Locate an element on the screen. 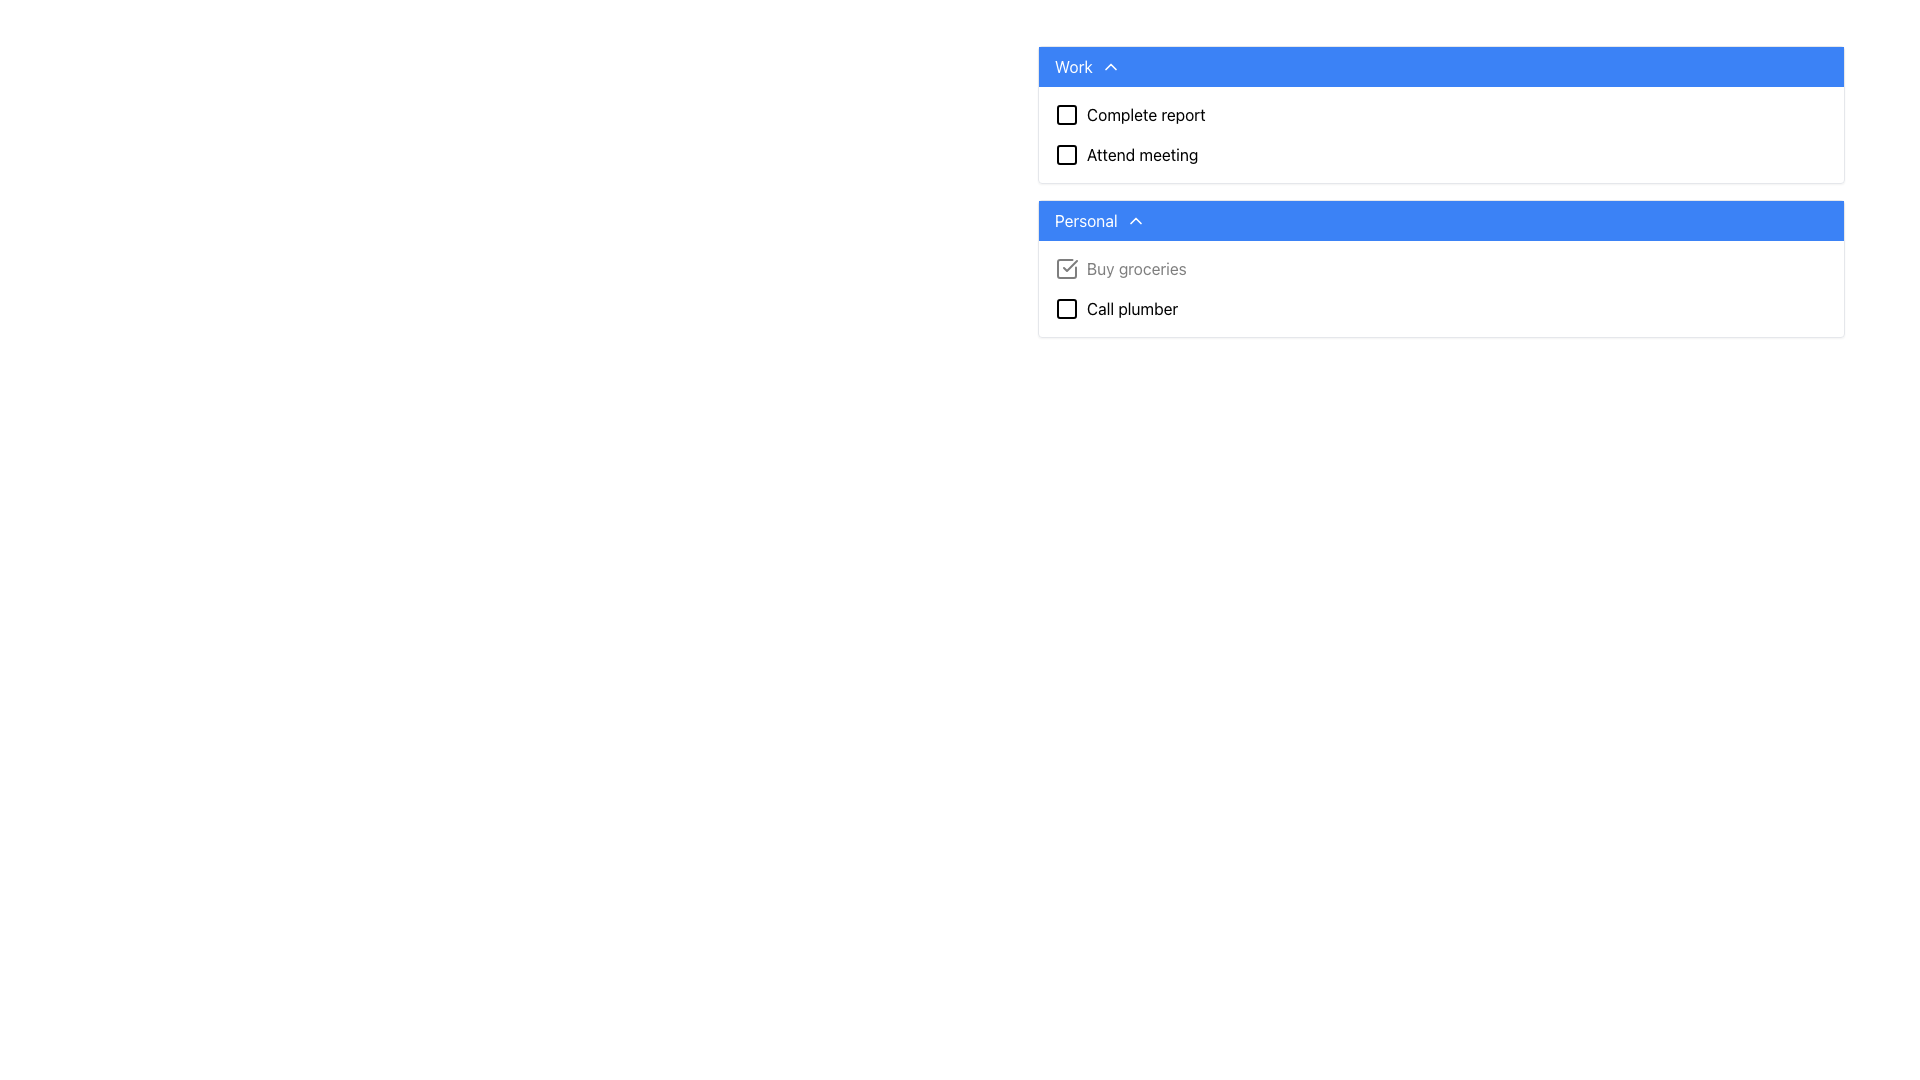  the toggle button at the top of the list is located at coordinates (1441, 65).